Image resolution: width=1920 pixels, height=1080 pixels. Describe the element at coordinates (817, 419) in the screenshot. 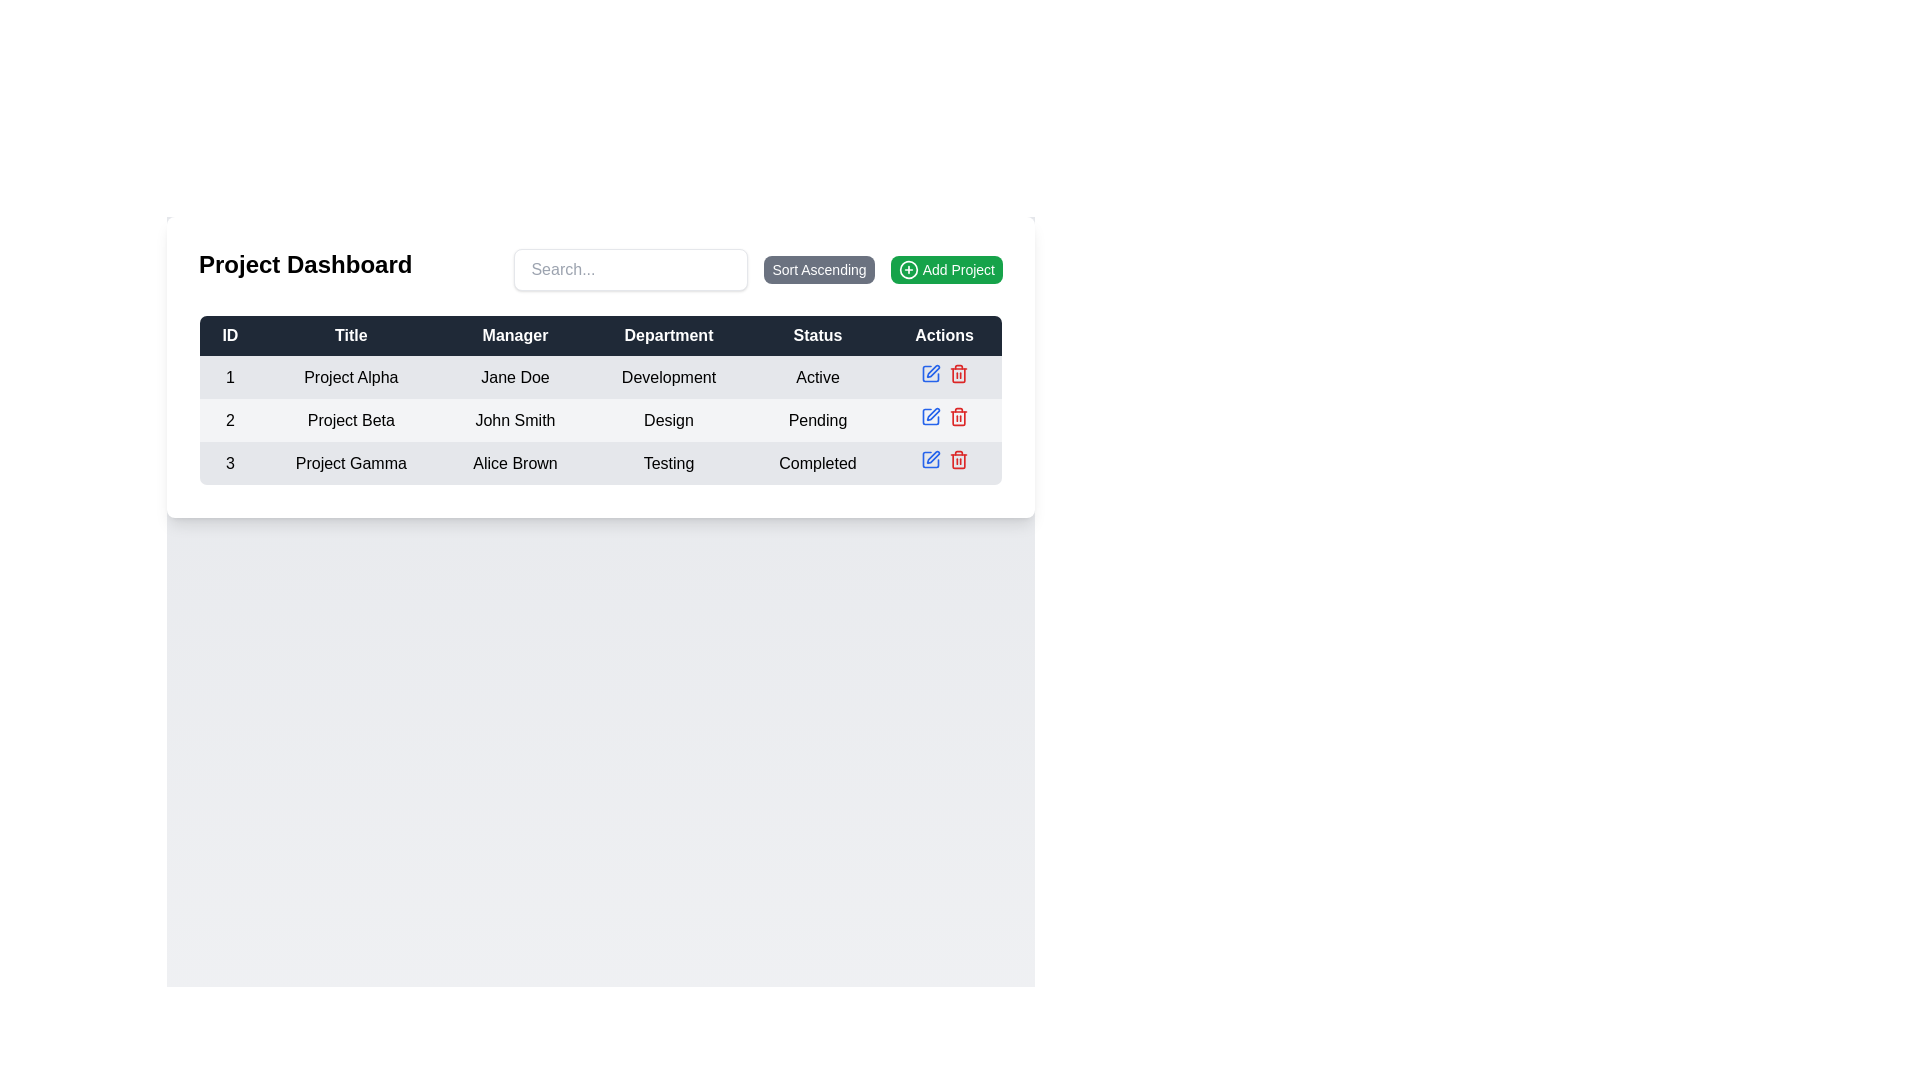

I see `status information from the 'Pending' text label located under the 'Status' column for 'Project Beta' managed by 'John Smith'` at that location.